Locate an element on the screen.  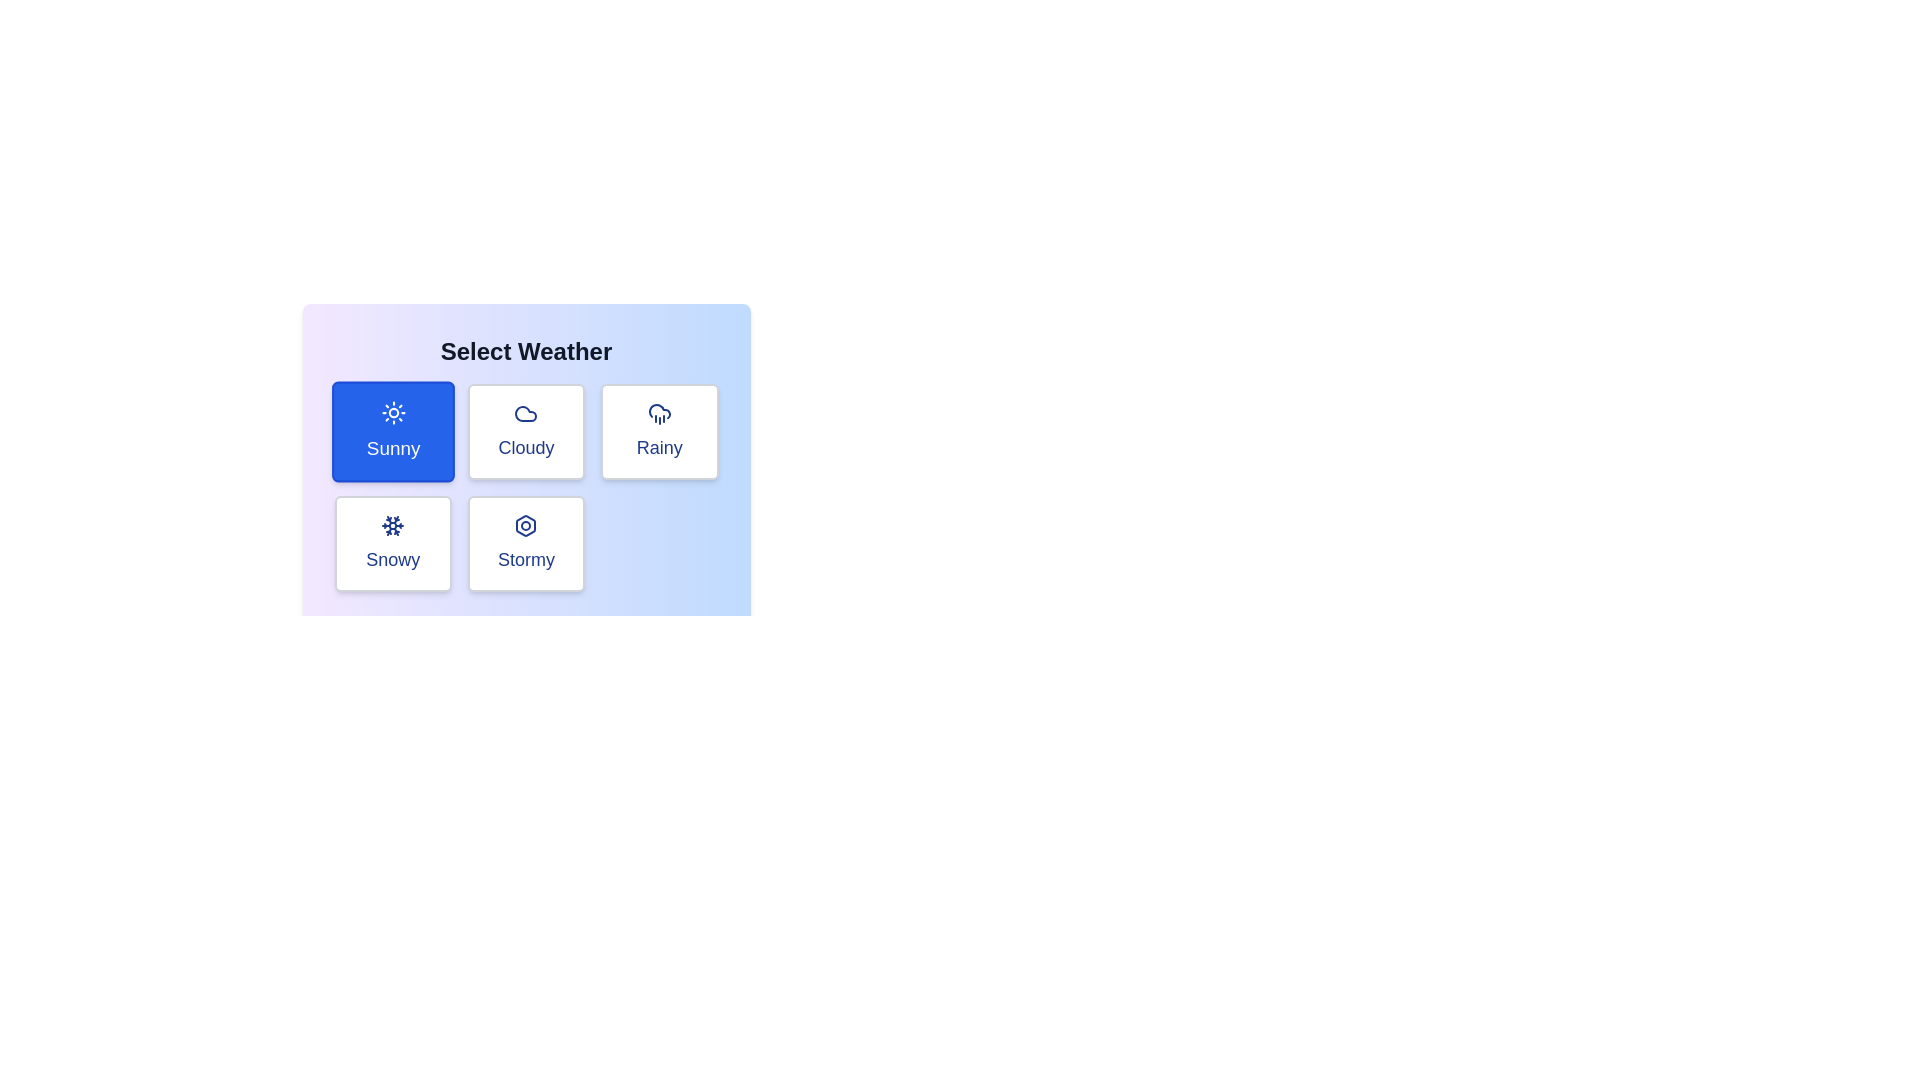
the 'Rainy' button, which is a rectangular button with a cloud and rain icon, located in the top-right of a 3x2 grid layout is located at coordinates (659, 431).